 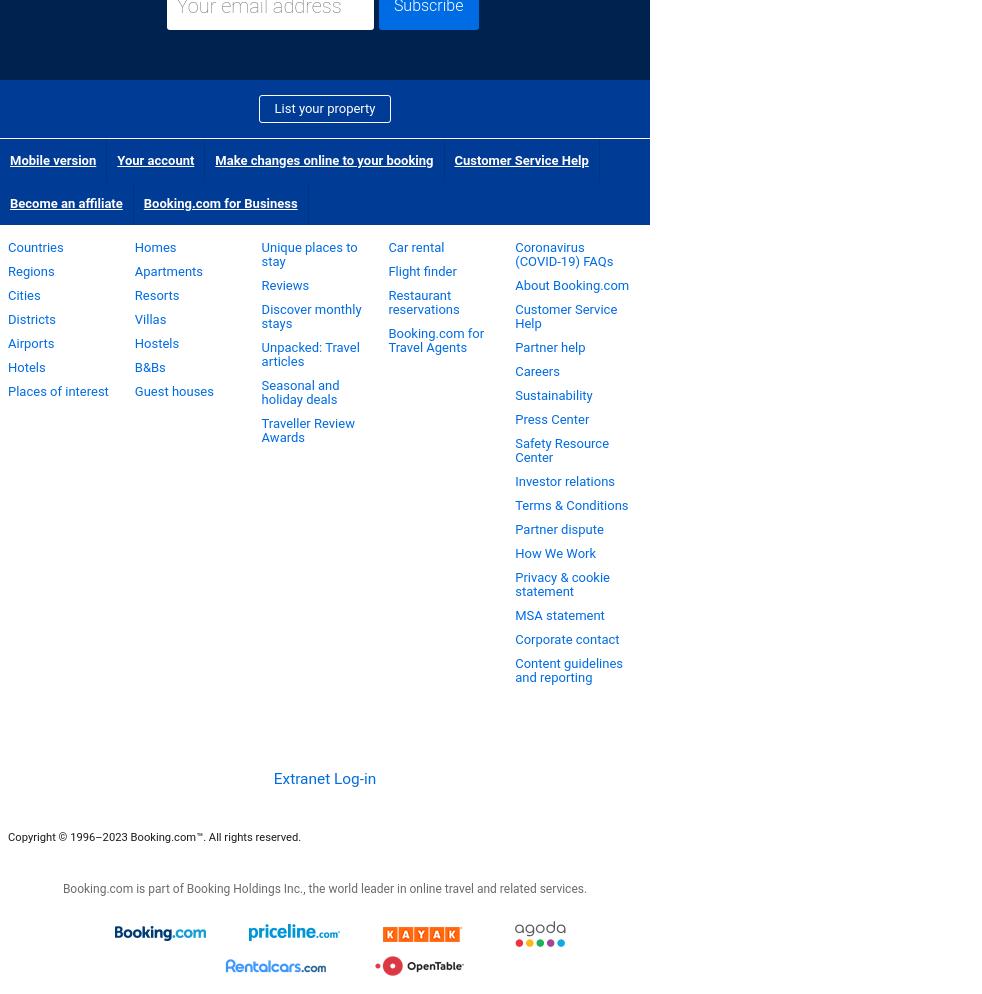 I want to click on 'Flight finder', so click(x=387, y=270).